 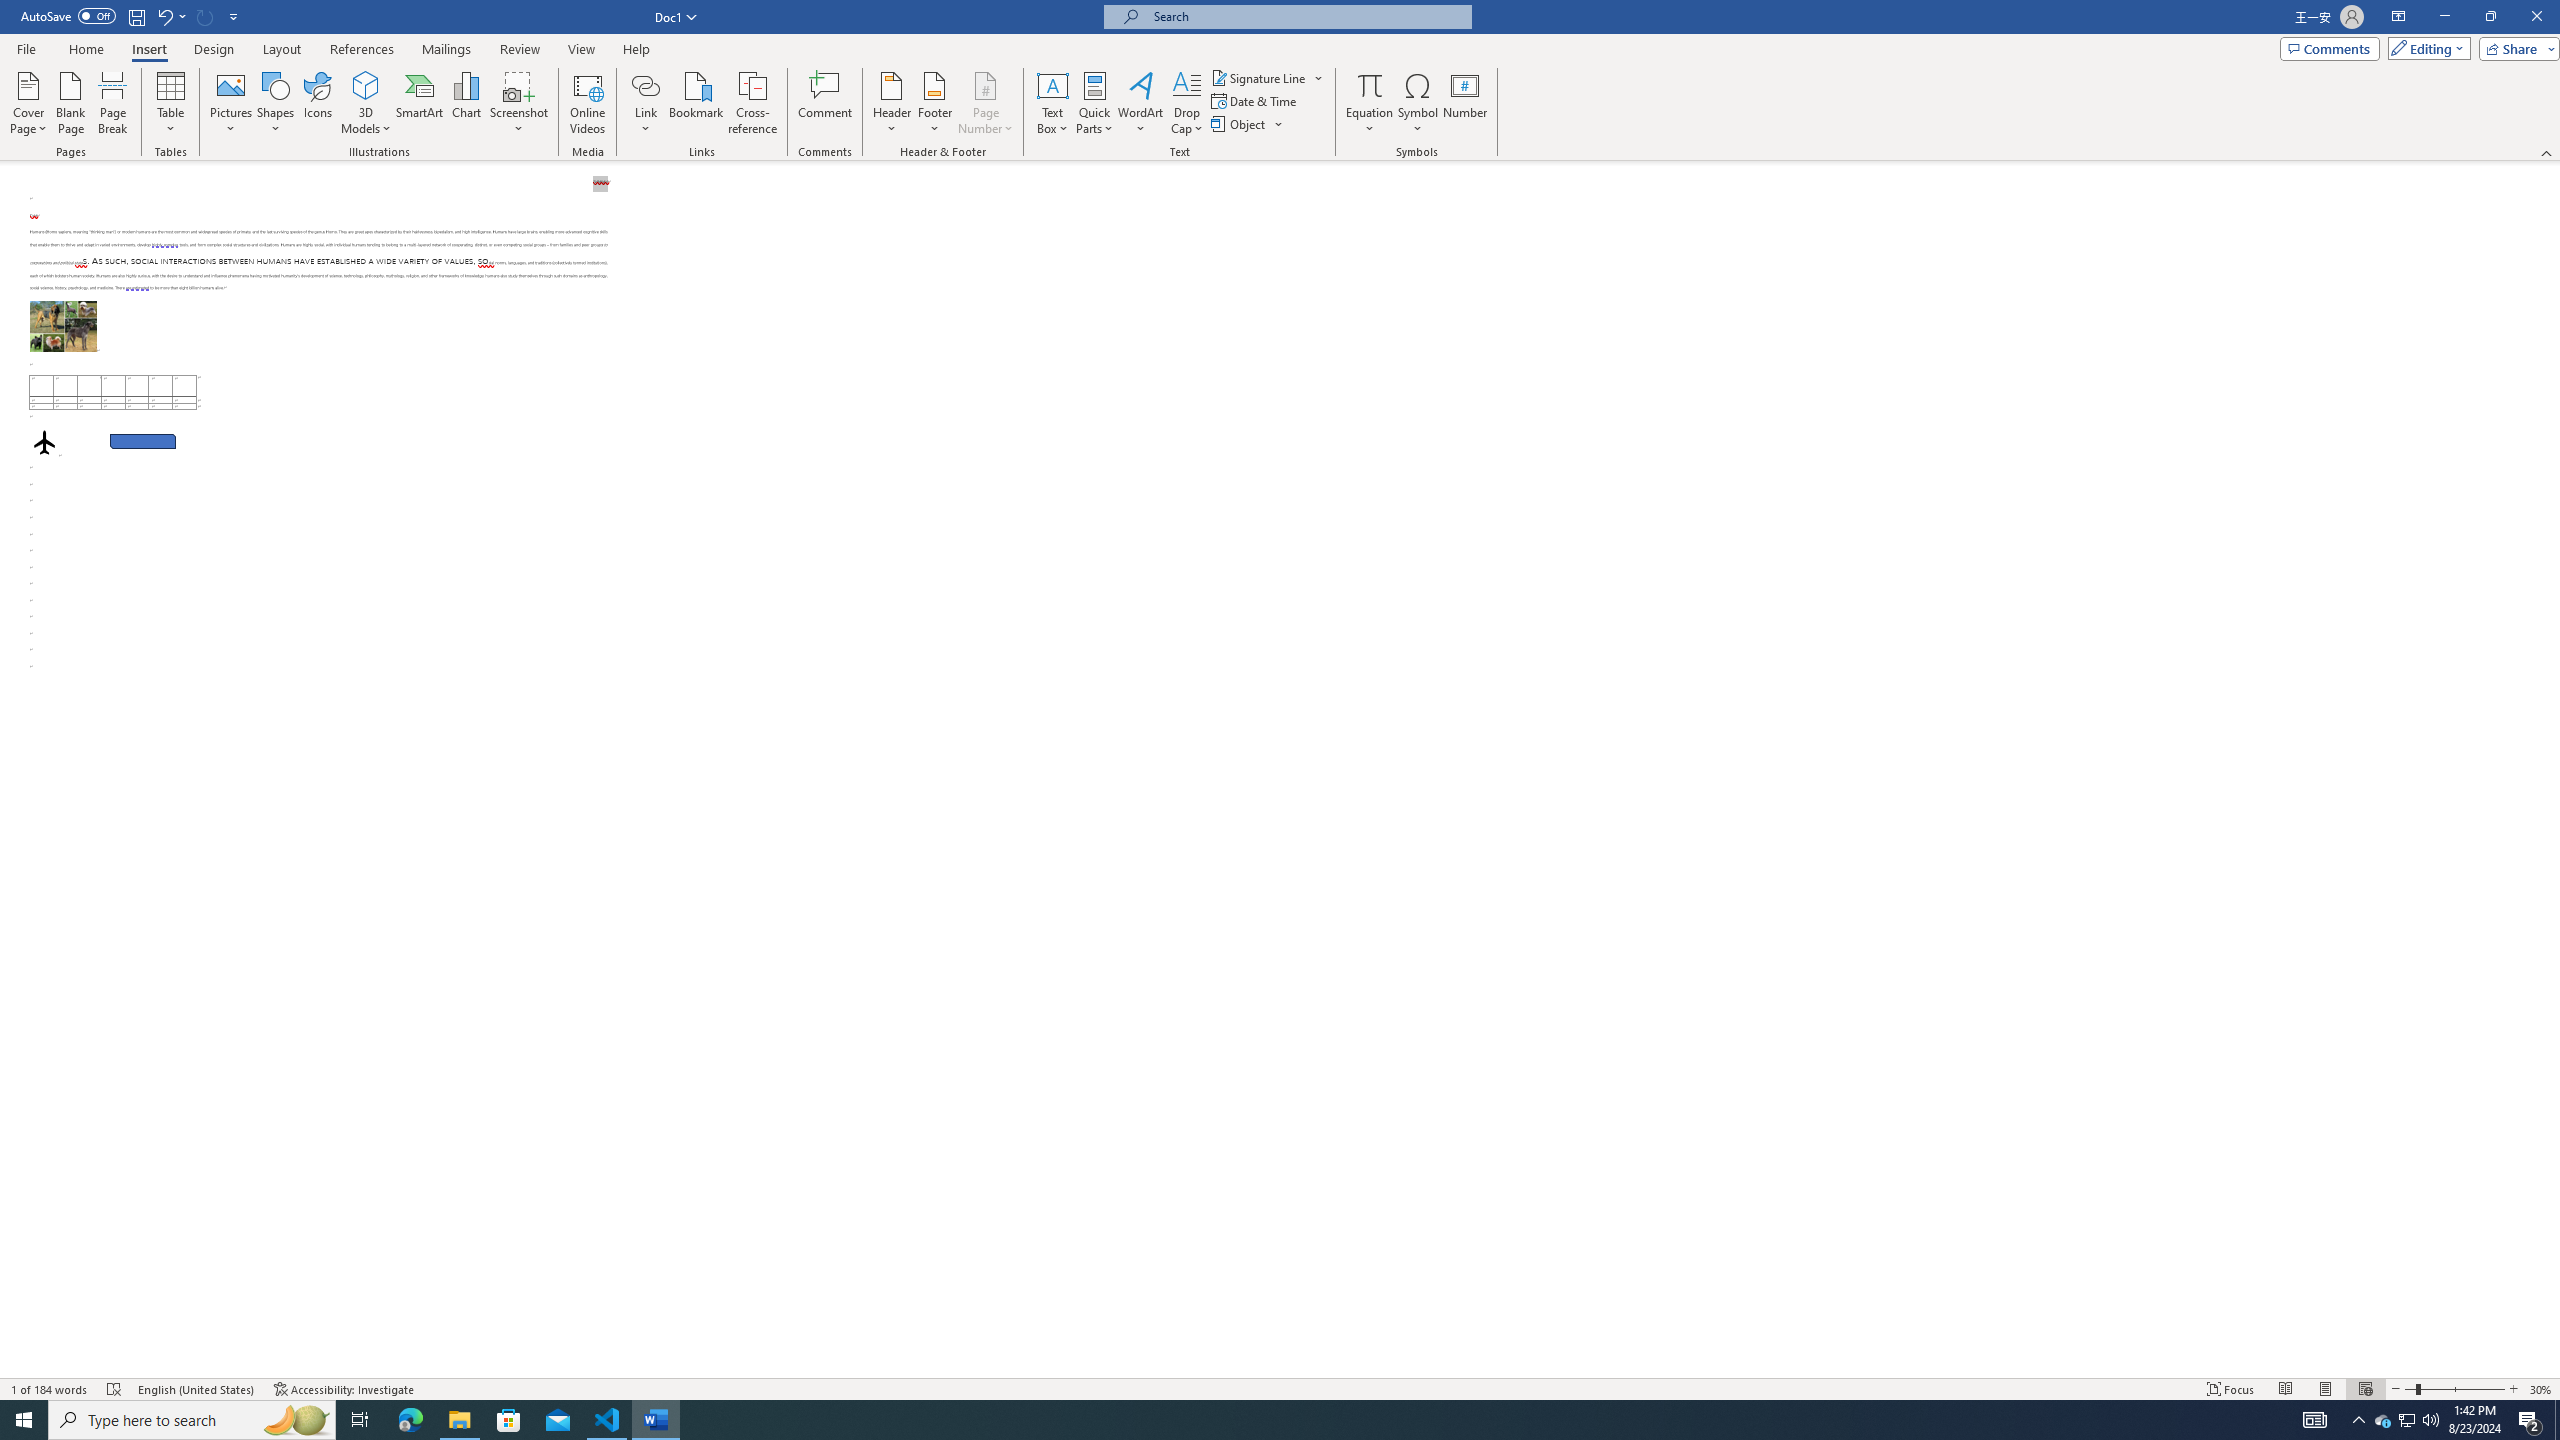 What do you see at coordinates (50, 1389) in the screenshot?
I see `'Word Count 1 of 184 words'` at bounding box center [50, 1389].